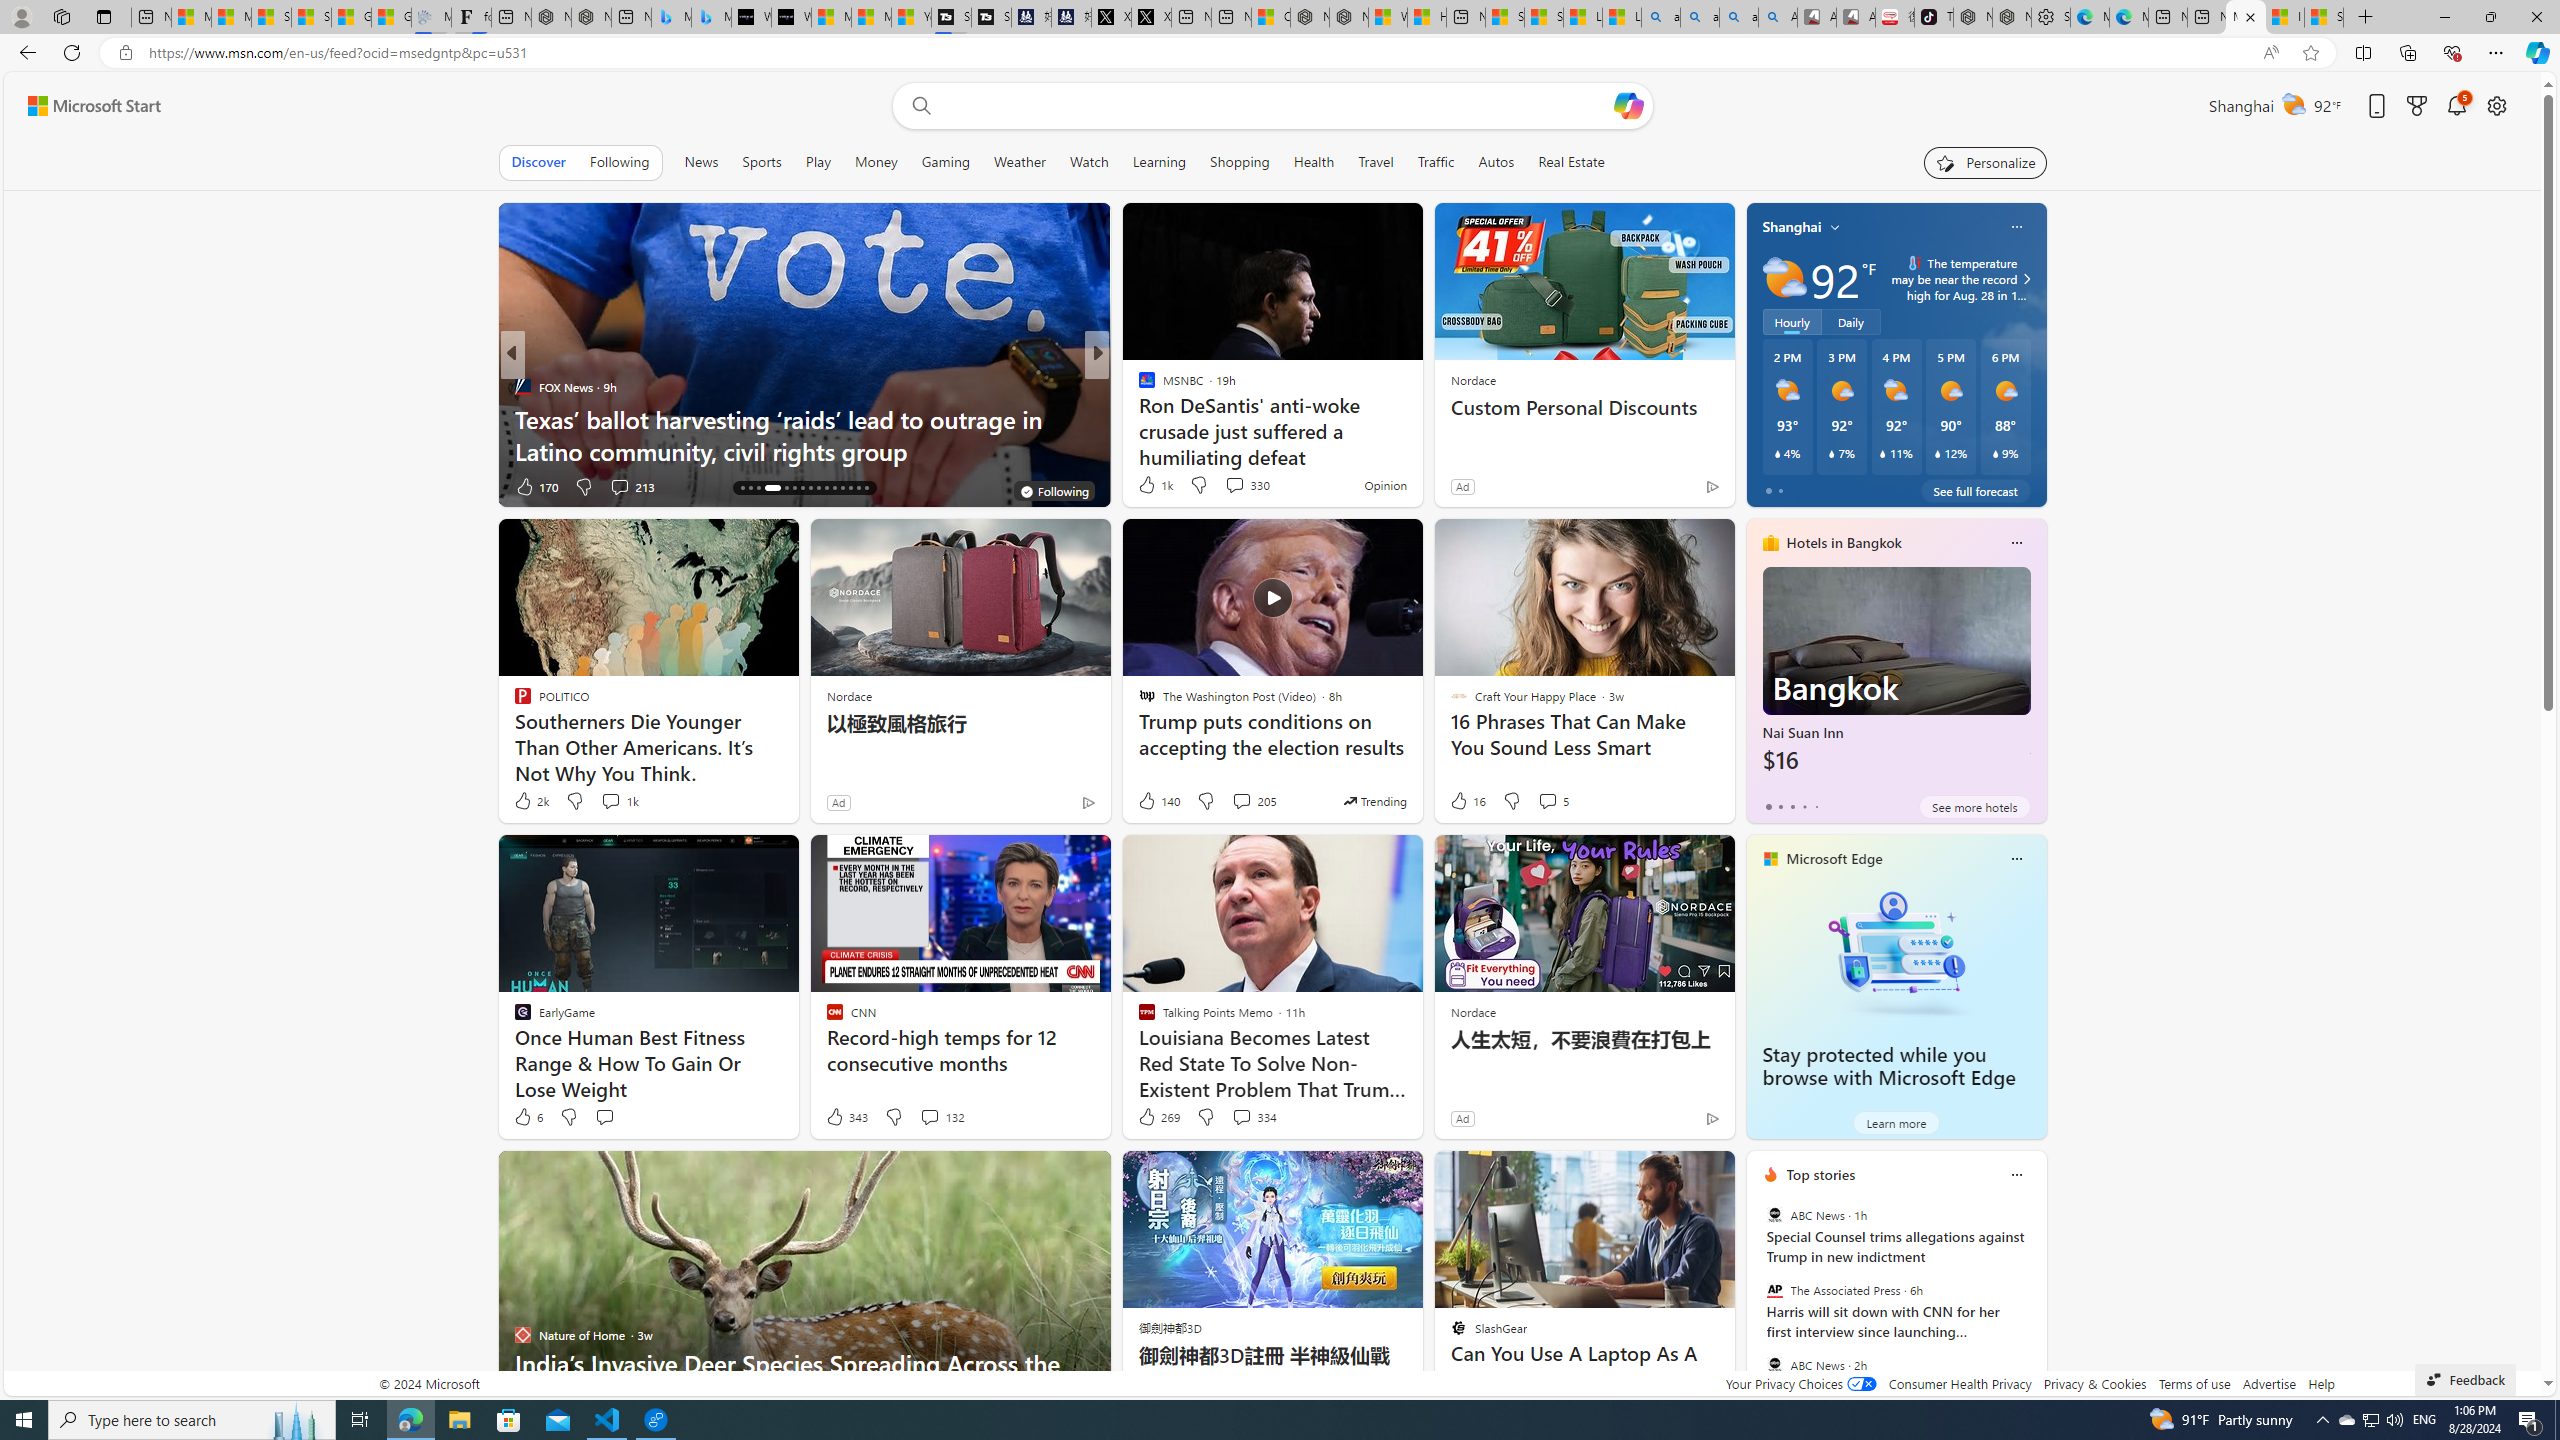 This screenshot has height=1440, width=2560. I want to click on 'Nordace - Best Sellers', so click(1972, 16).